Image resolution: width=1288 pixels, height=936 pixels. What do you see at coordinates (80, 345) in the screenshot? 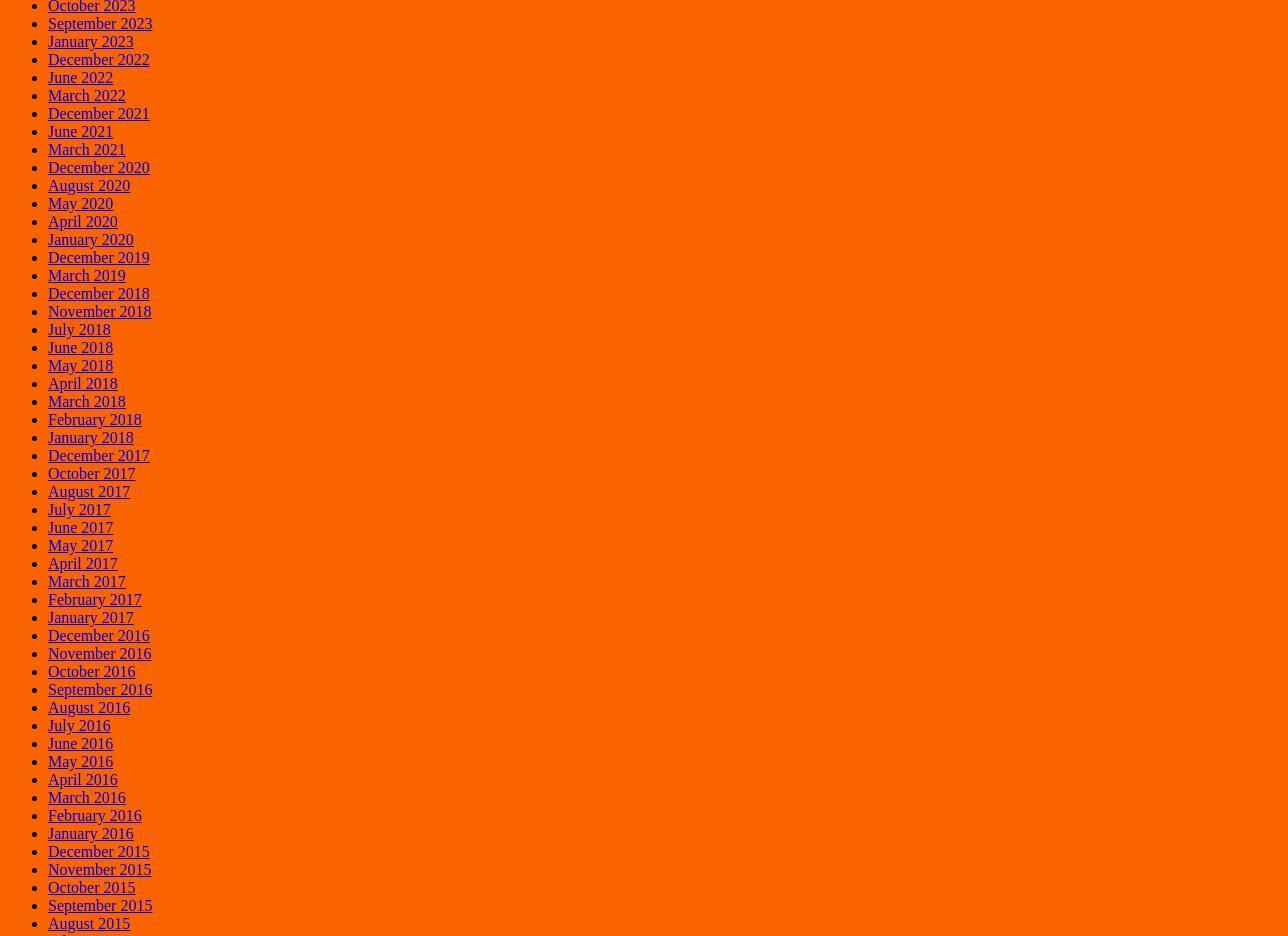
I see `'June 2018'` at bounding box center [80, 345].